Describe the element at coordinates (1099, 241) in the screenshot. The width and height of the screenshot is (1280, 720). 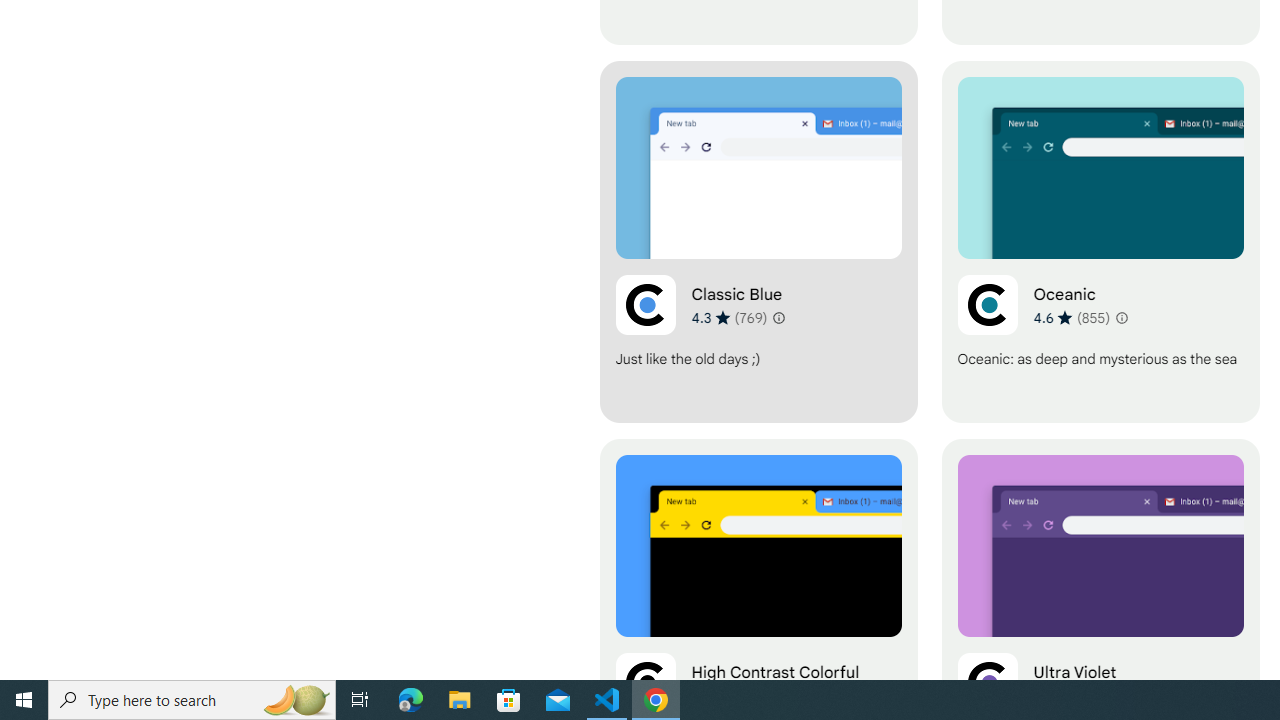
I see `'Oceanic'` at that location.